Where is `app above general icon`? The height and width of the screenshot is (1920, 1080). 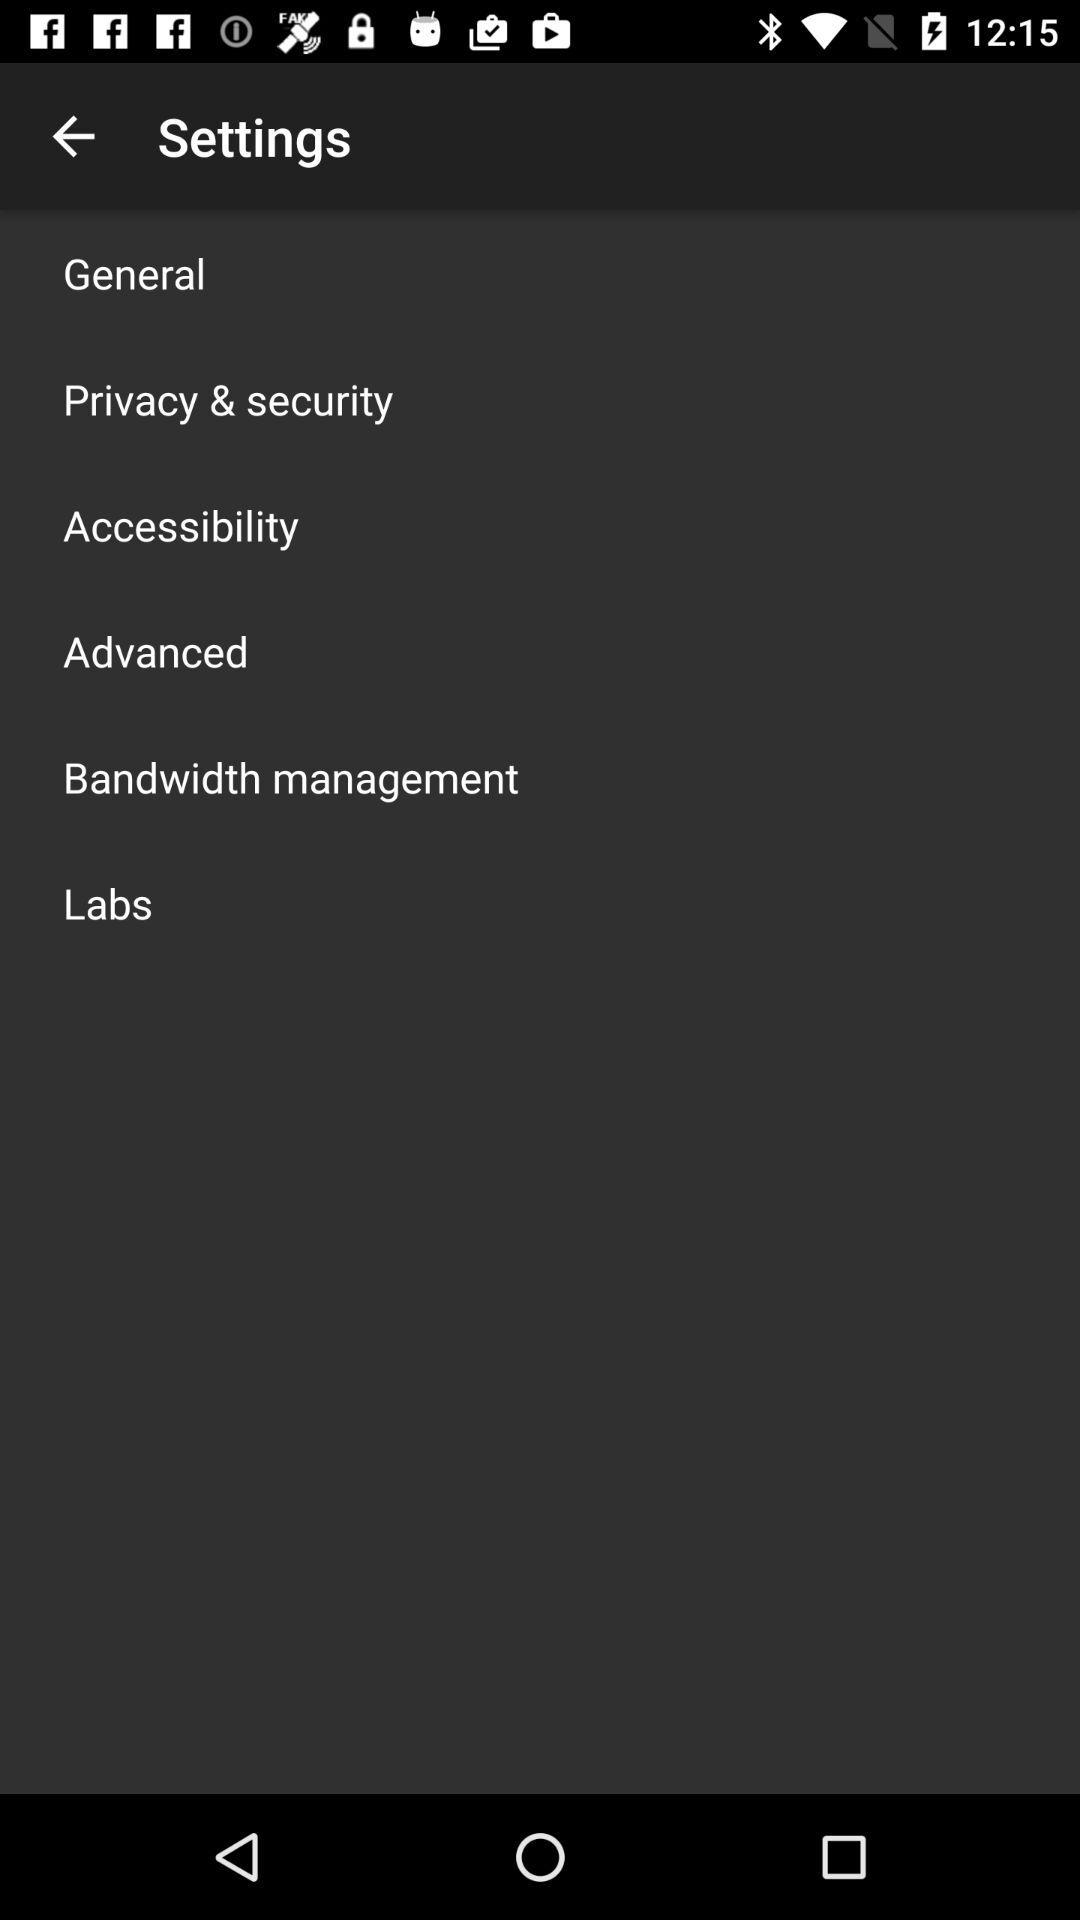 app above general icon is located at coordinates (72, 135).